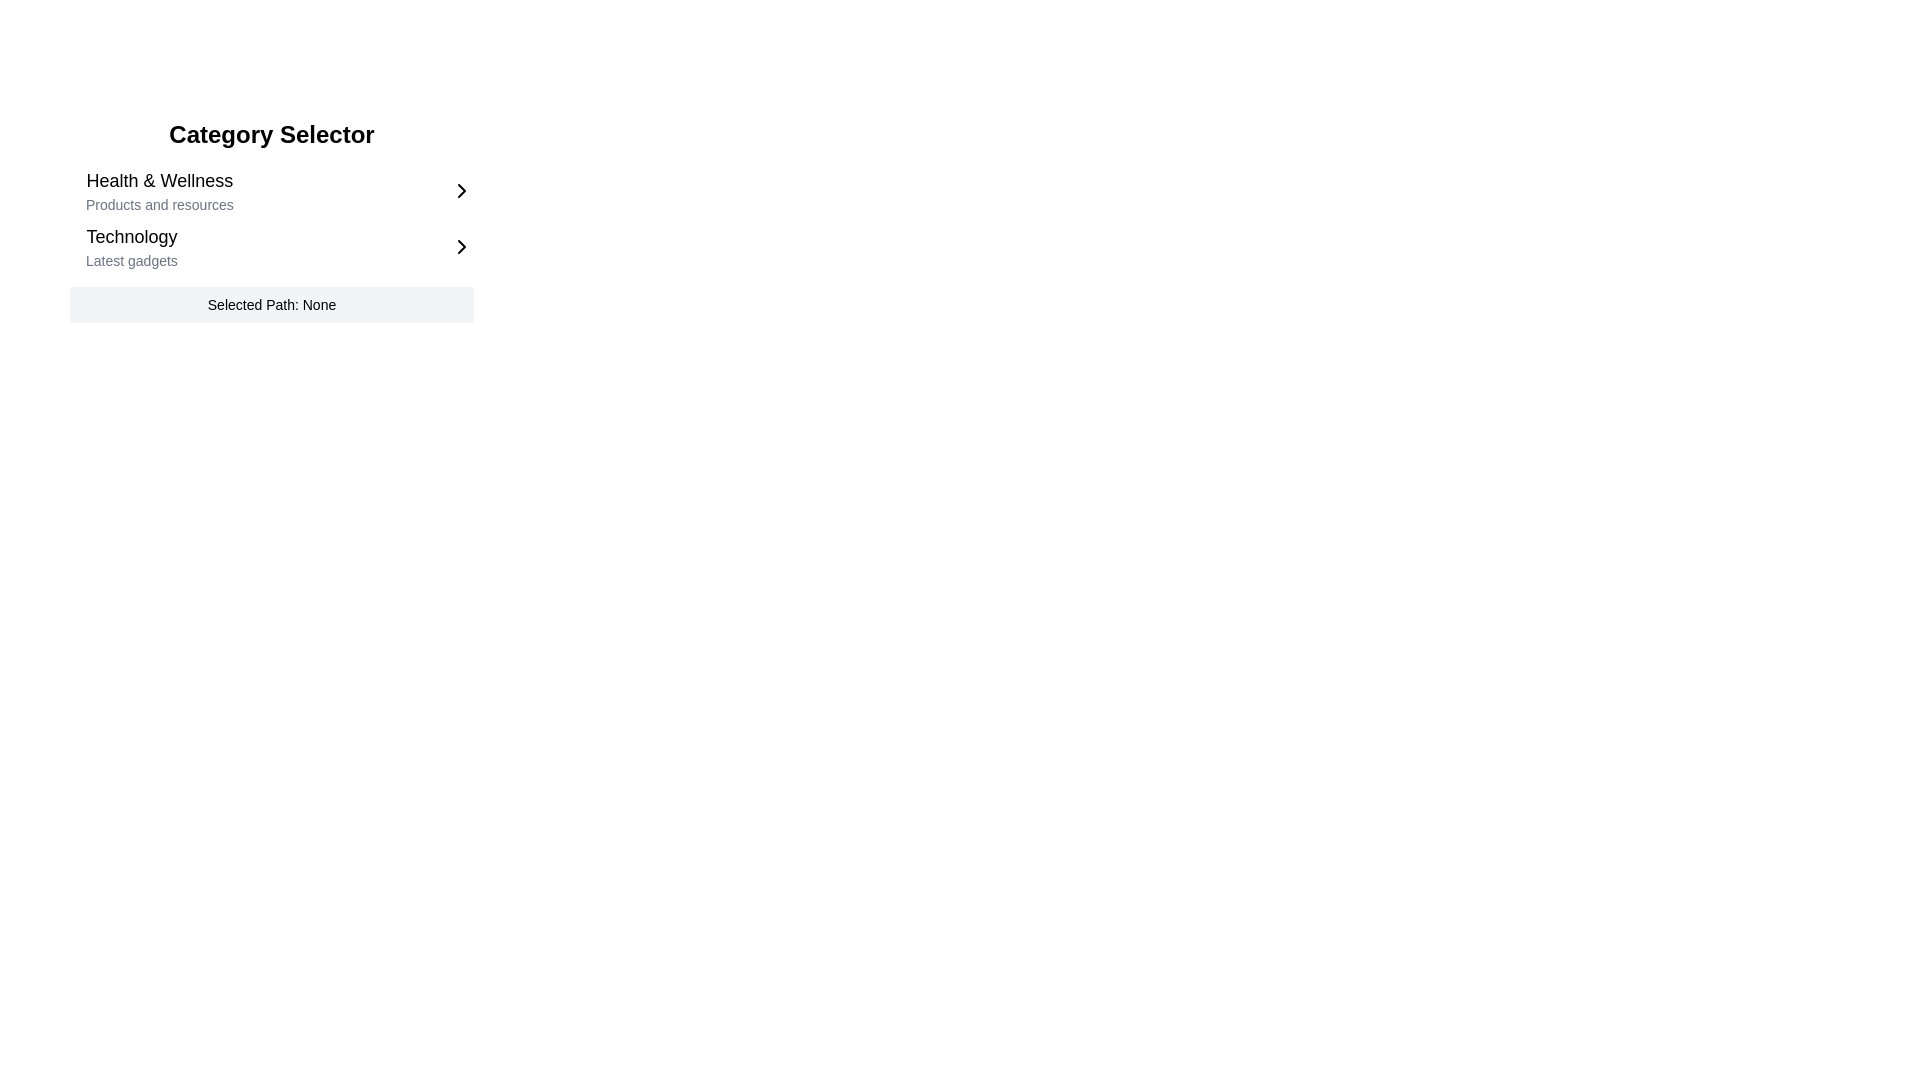 The height and width of the screenshot is (1080, 1920). I want to click on the right-facing chevron SVG icon that serves as an interactive component for the 'Technology' list item, located to the right of the text 'Technology' and 'Latest gadgets', so click(460, 245).